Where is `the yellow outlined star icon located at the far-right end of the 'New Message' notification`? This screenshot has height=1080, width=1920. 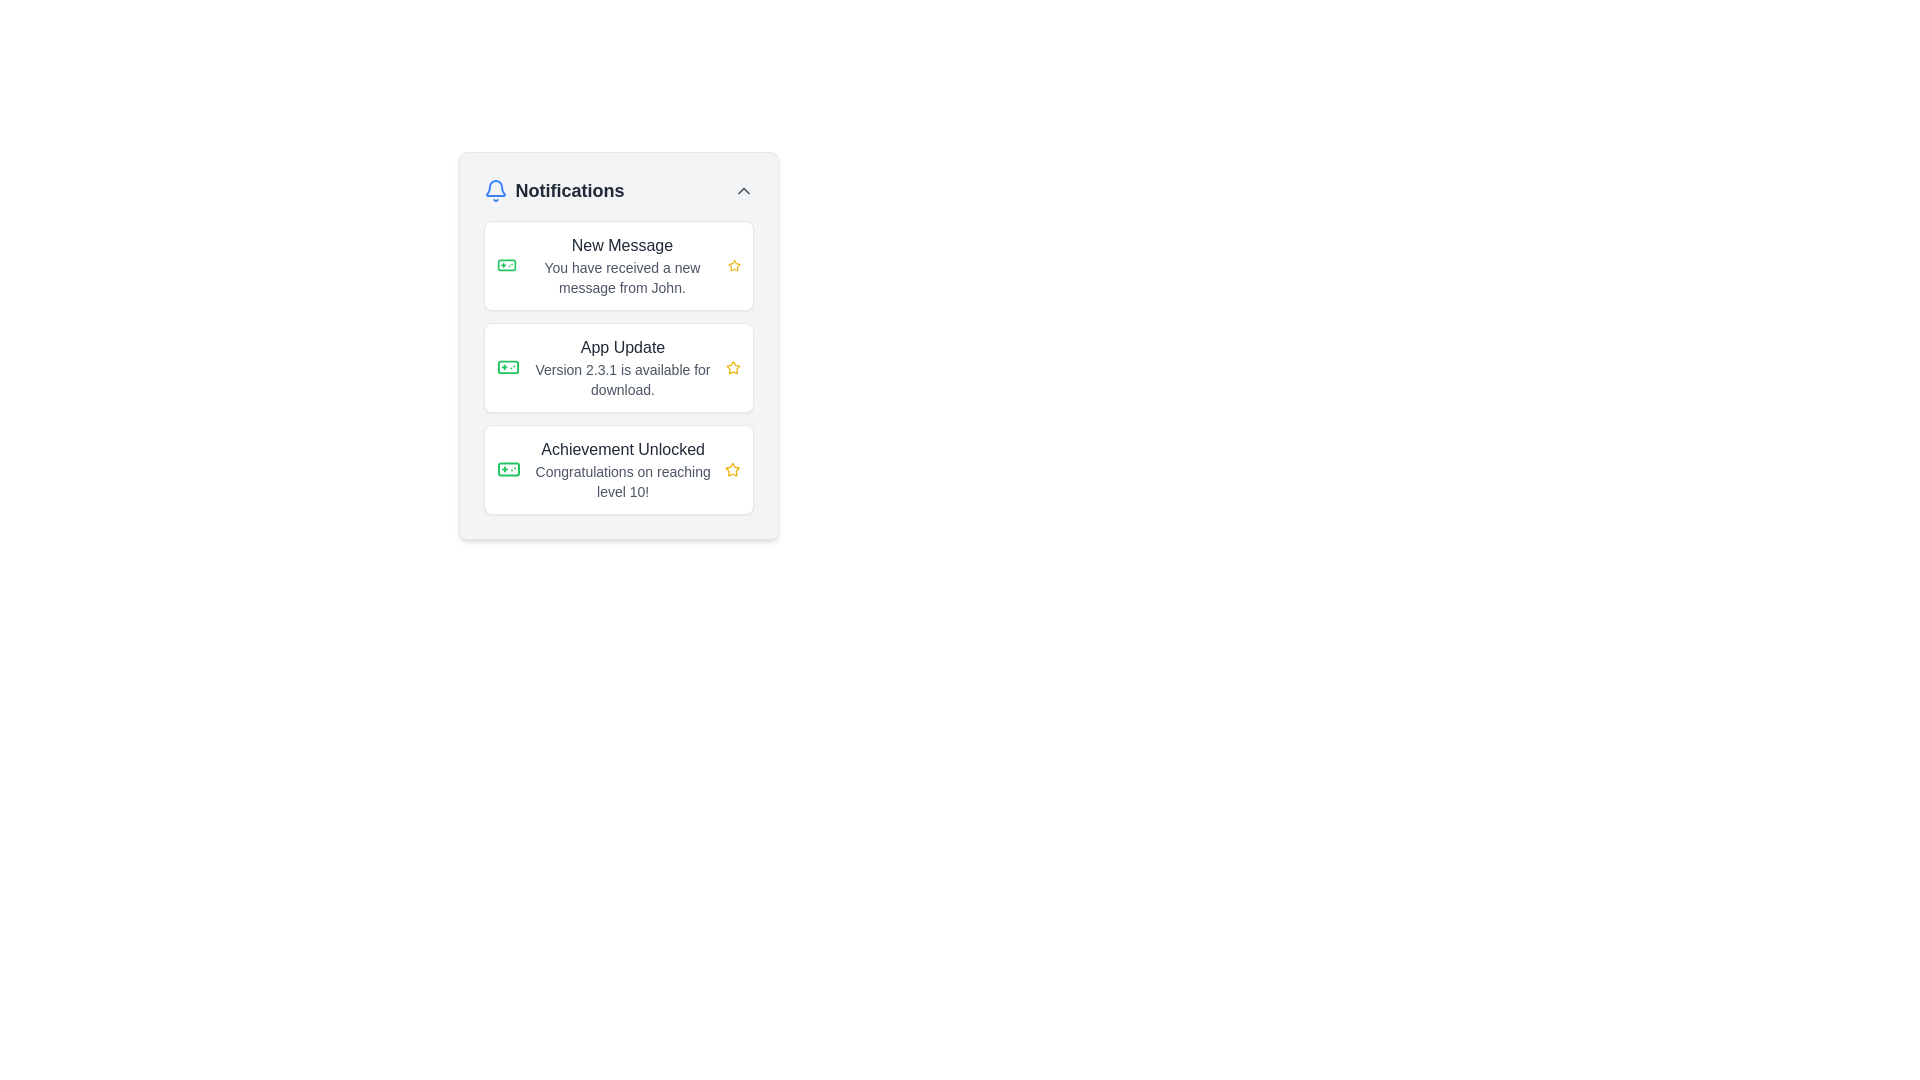 the yellow outlined star icon located at the far-right end of the 'New Message' notification is located at coordinates (733, 265).